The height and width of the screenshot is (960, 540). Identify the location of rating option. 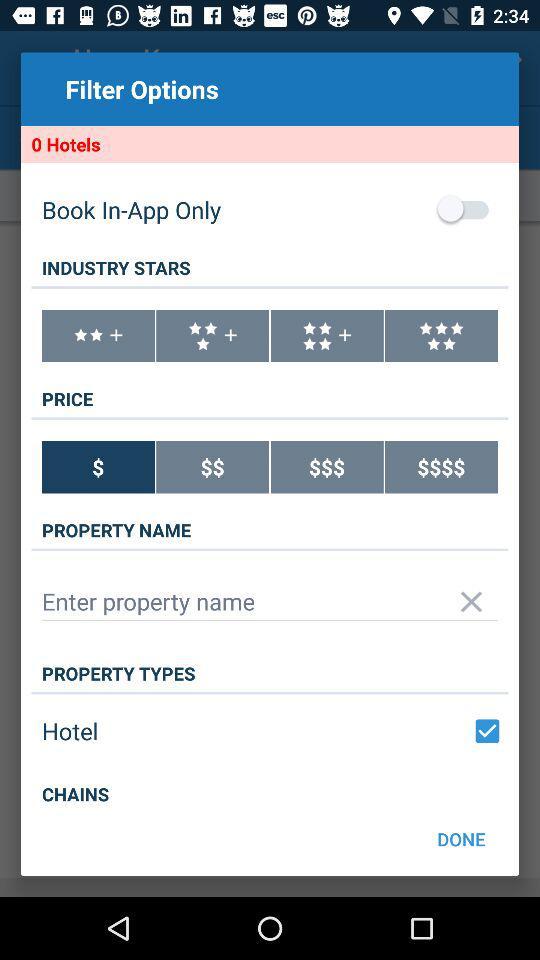
(97, 336).